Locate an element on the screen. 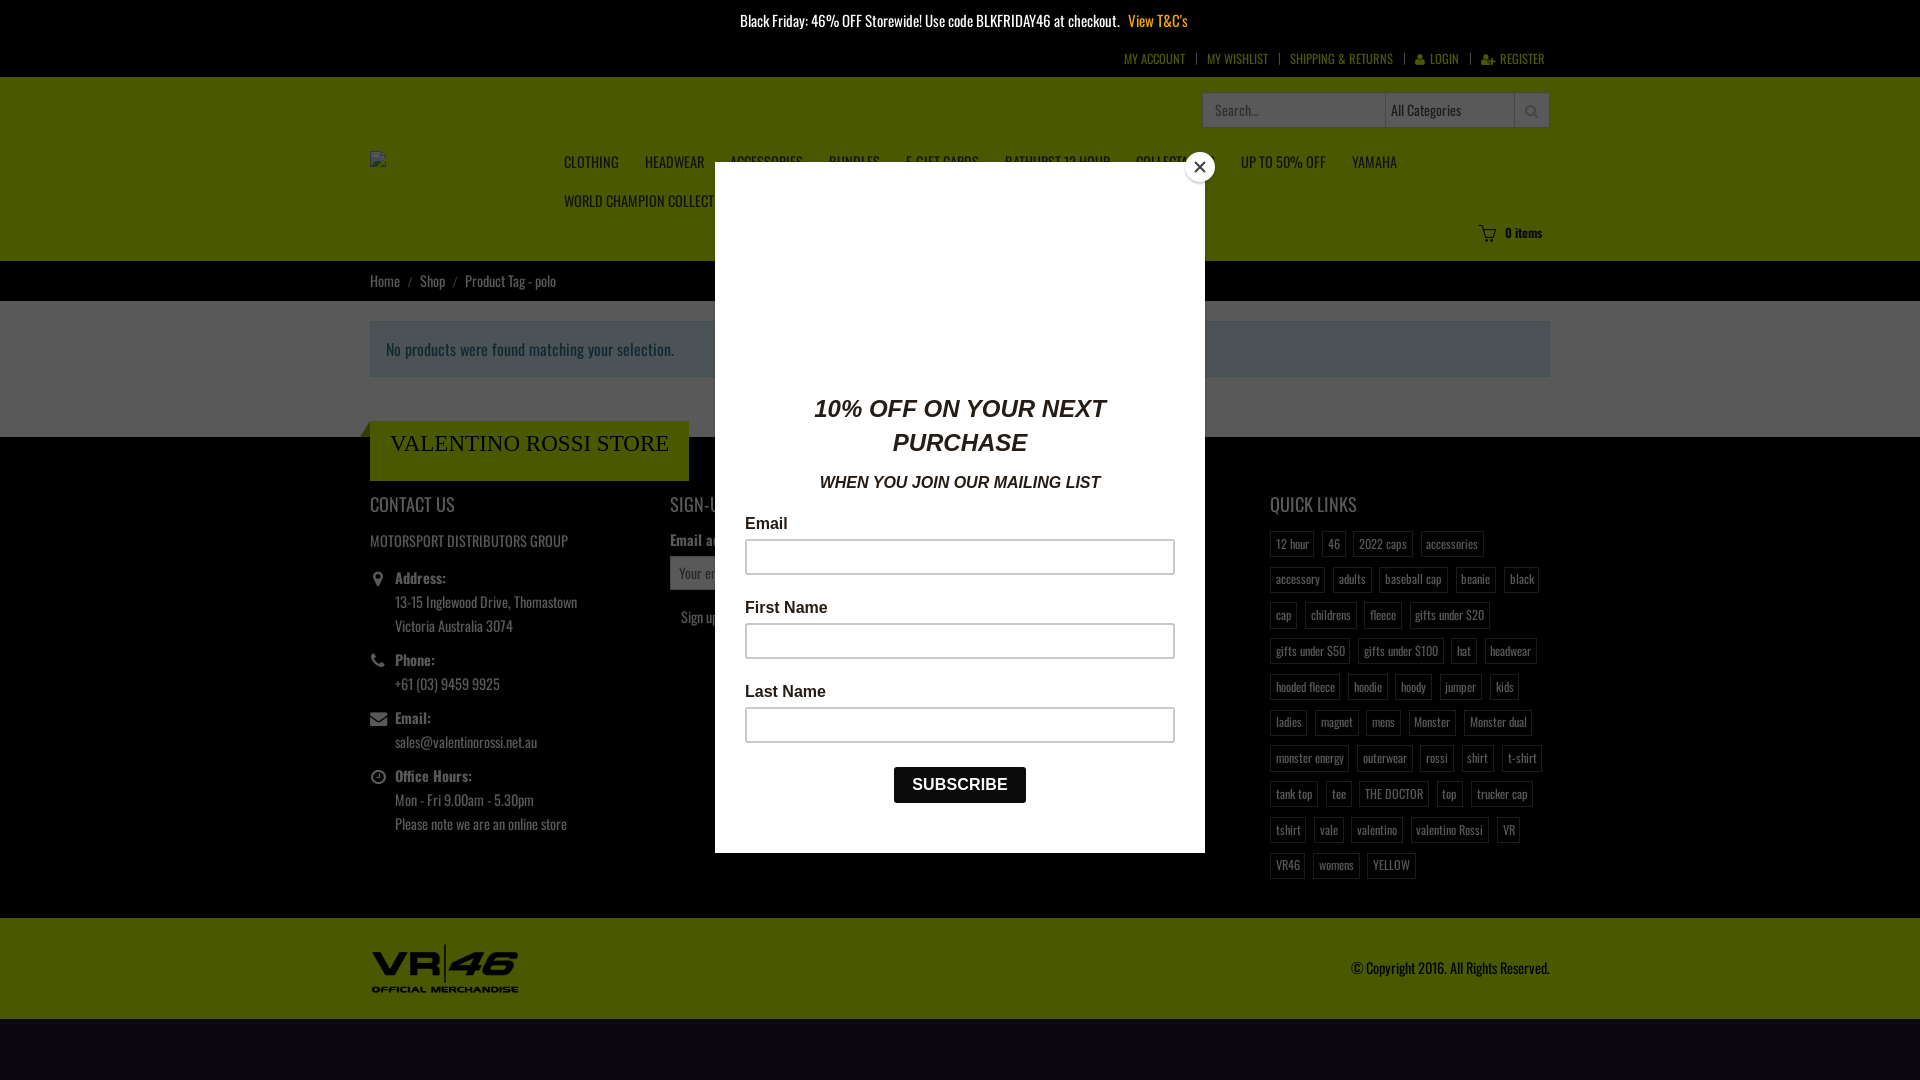  'rossi' is located at coordinates (1435, 758).